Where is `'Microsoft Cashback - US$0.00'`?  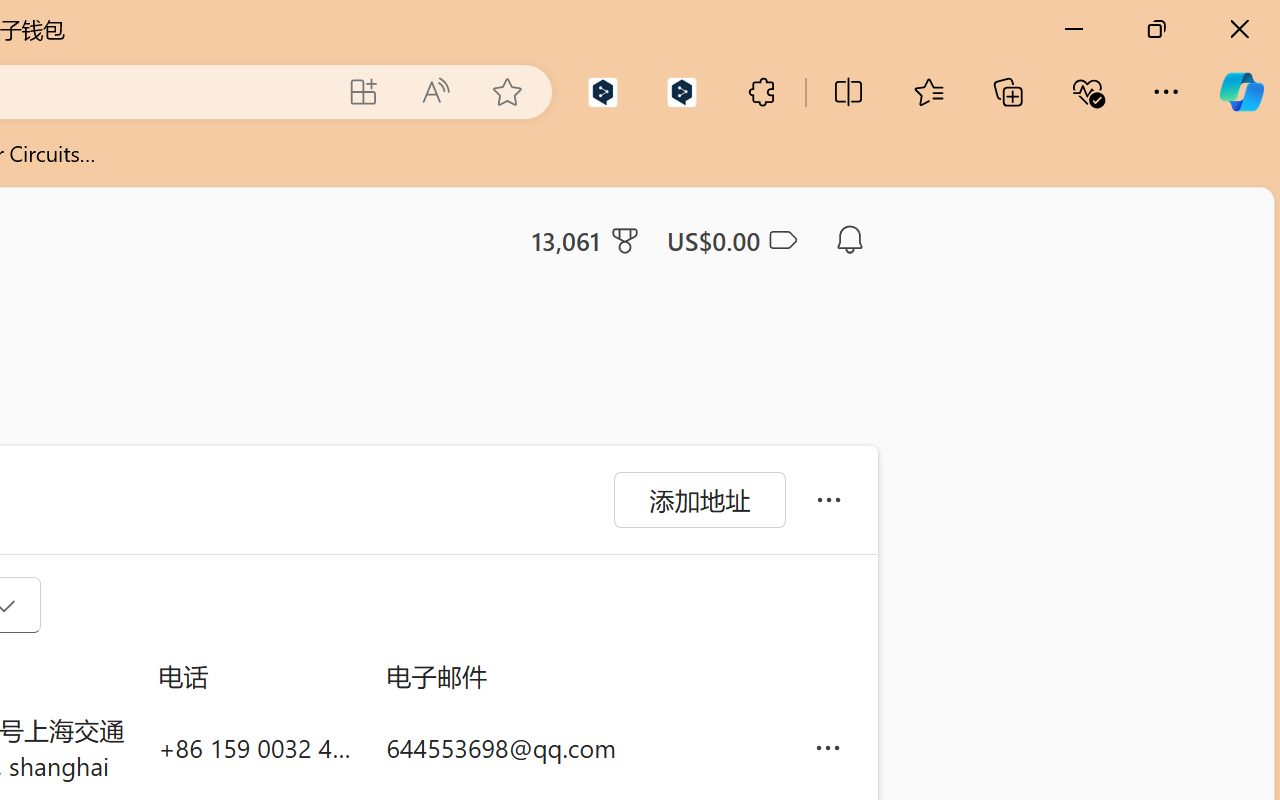
'Microsoft Cashback - US$0.00' is located at coordinates (730, 239).